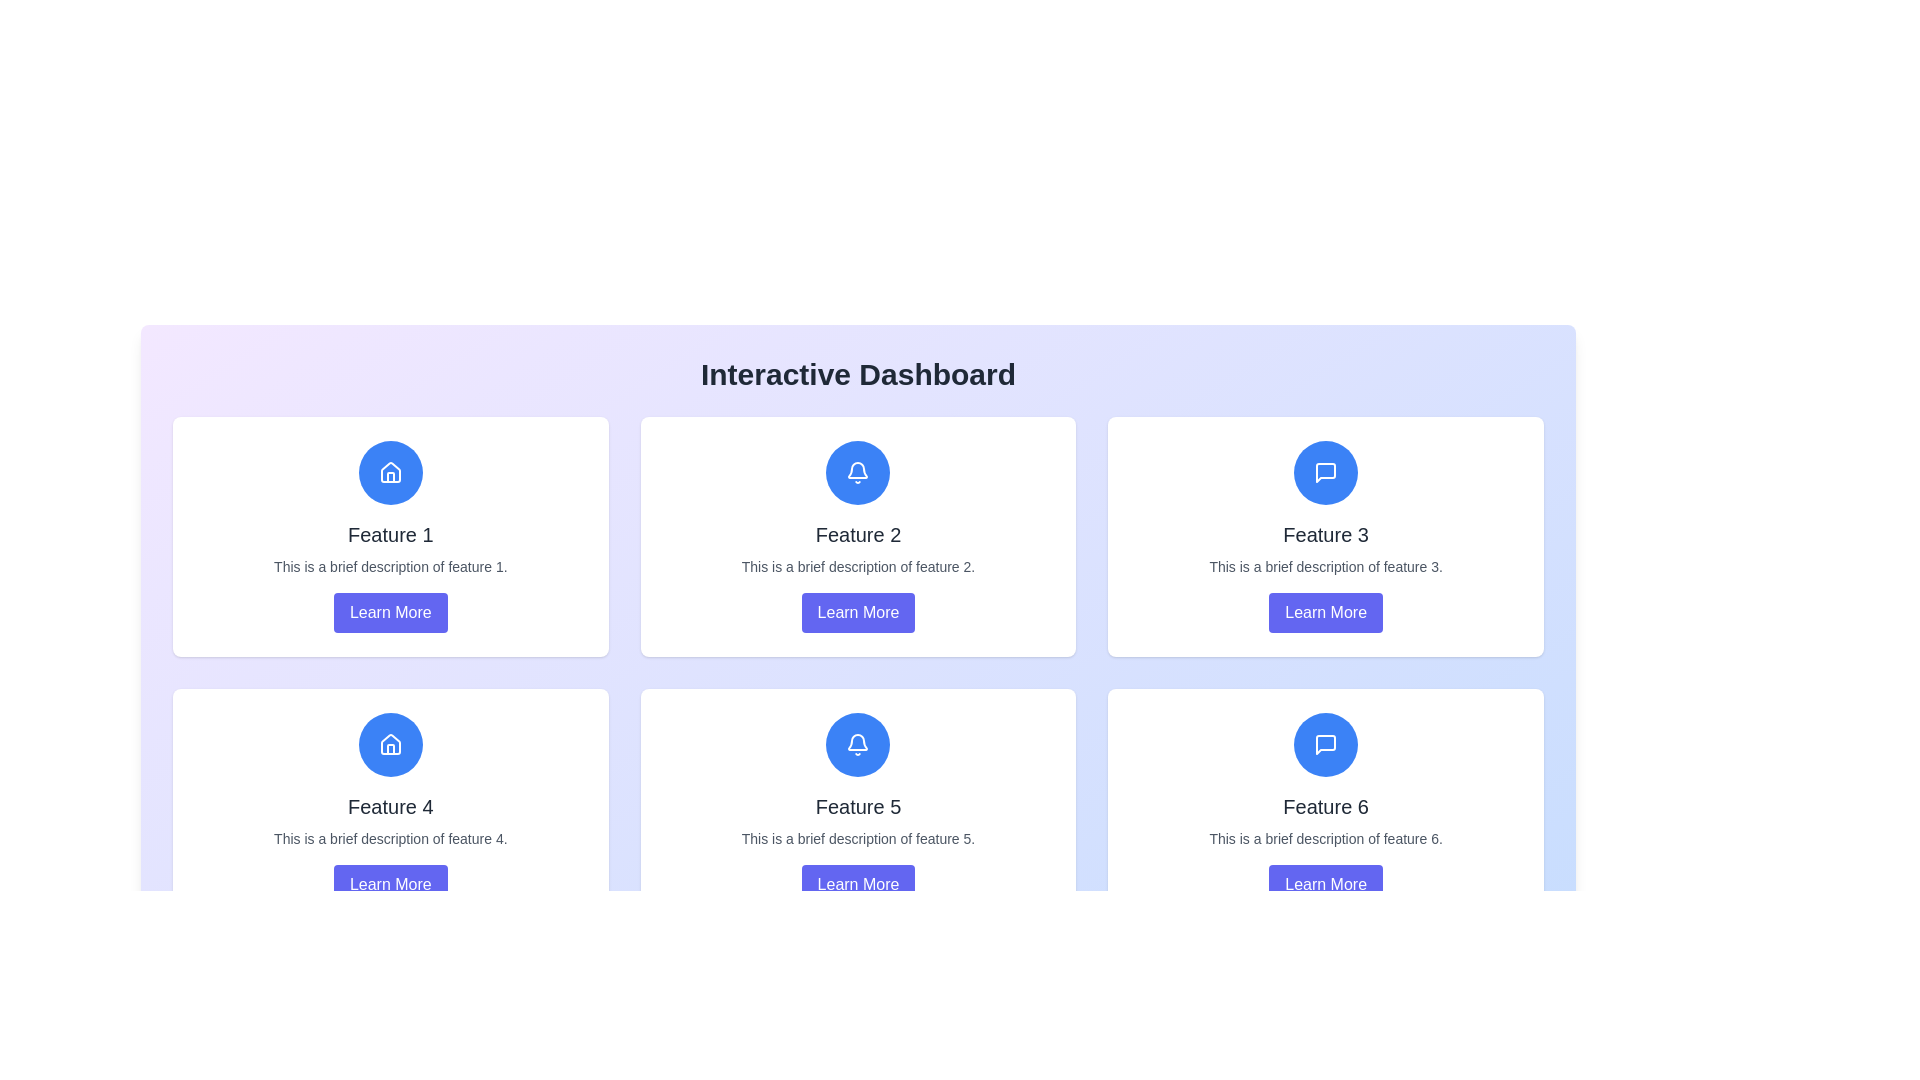 The height and width of the screenshot is (1080, 1920). I want to click on speech bubble icon, which is the third feature icon located in the bottom-right of the layout within 'Feature 6', nested inside a circular blue background, so click(1326, 744).